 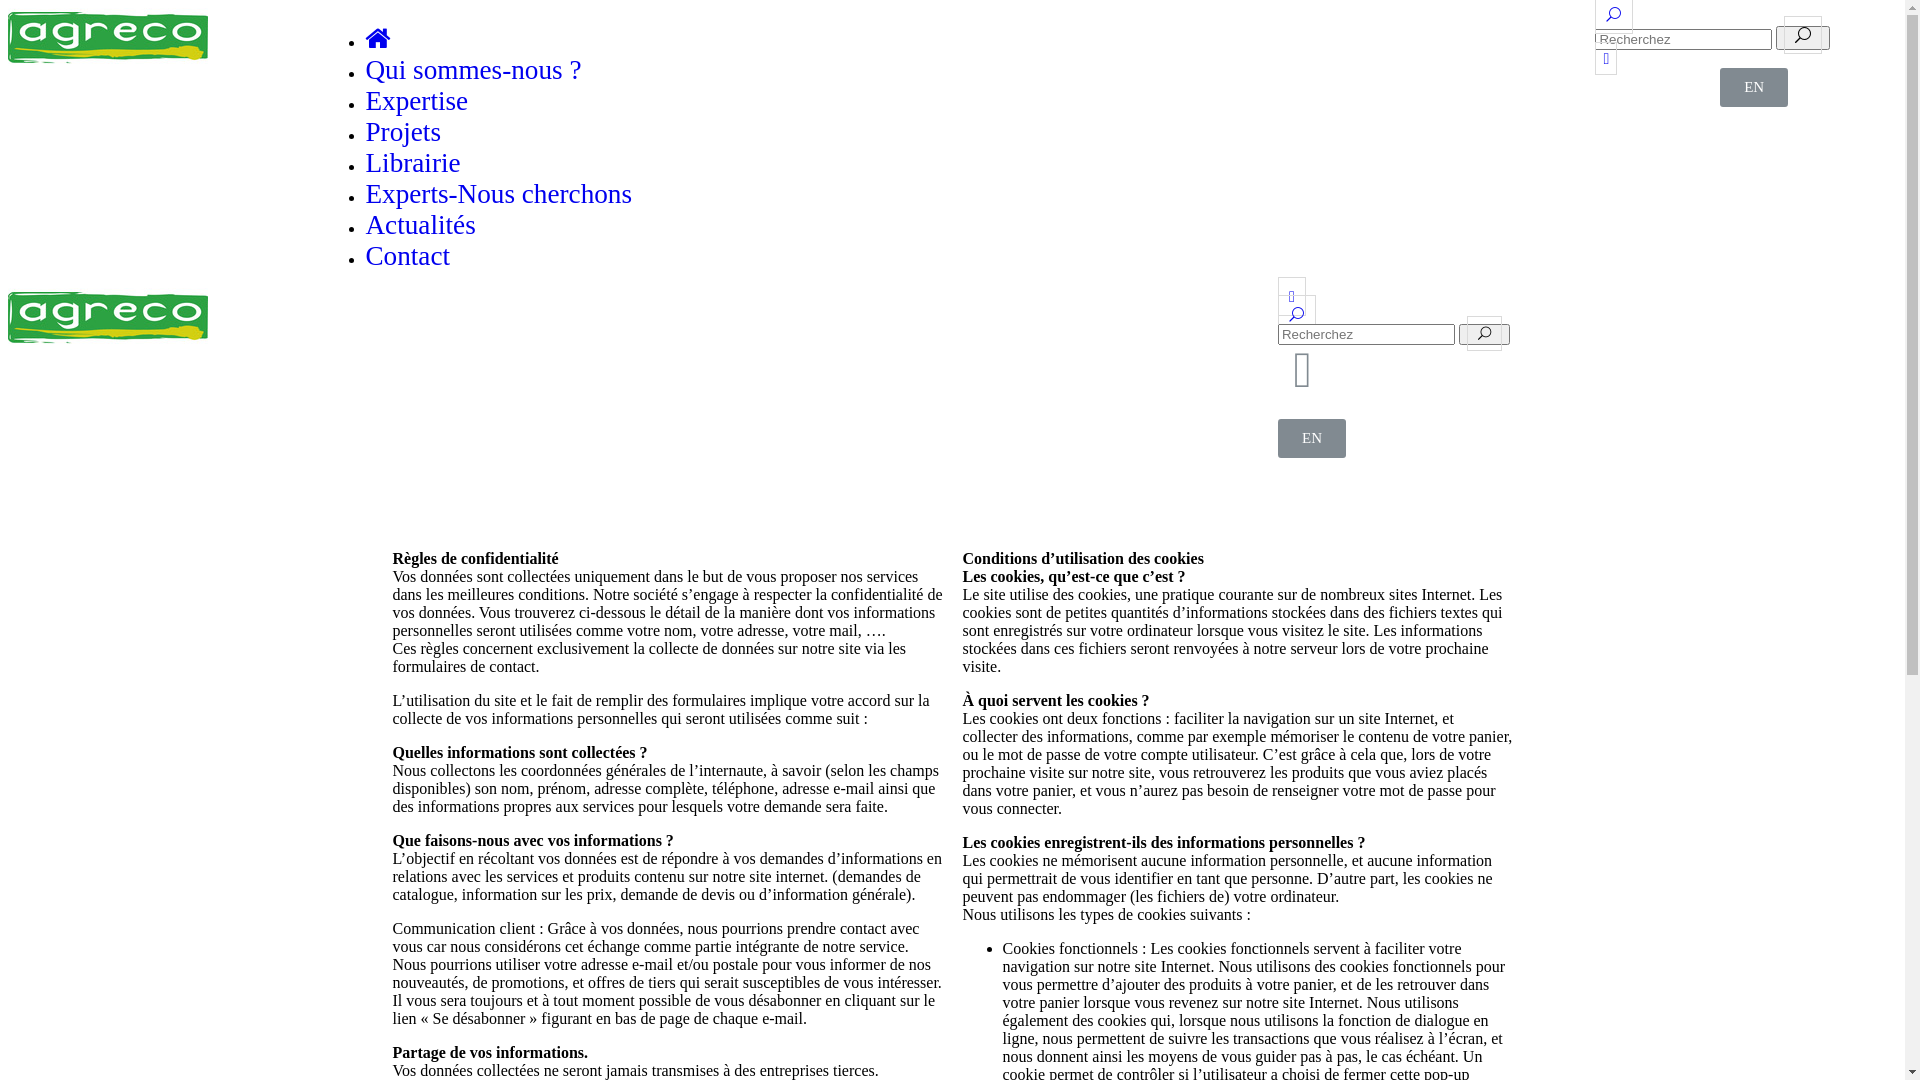 I want to click on 'Contact', so click(x=72, y=407).